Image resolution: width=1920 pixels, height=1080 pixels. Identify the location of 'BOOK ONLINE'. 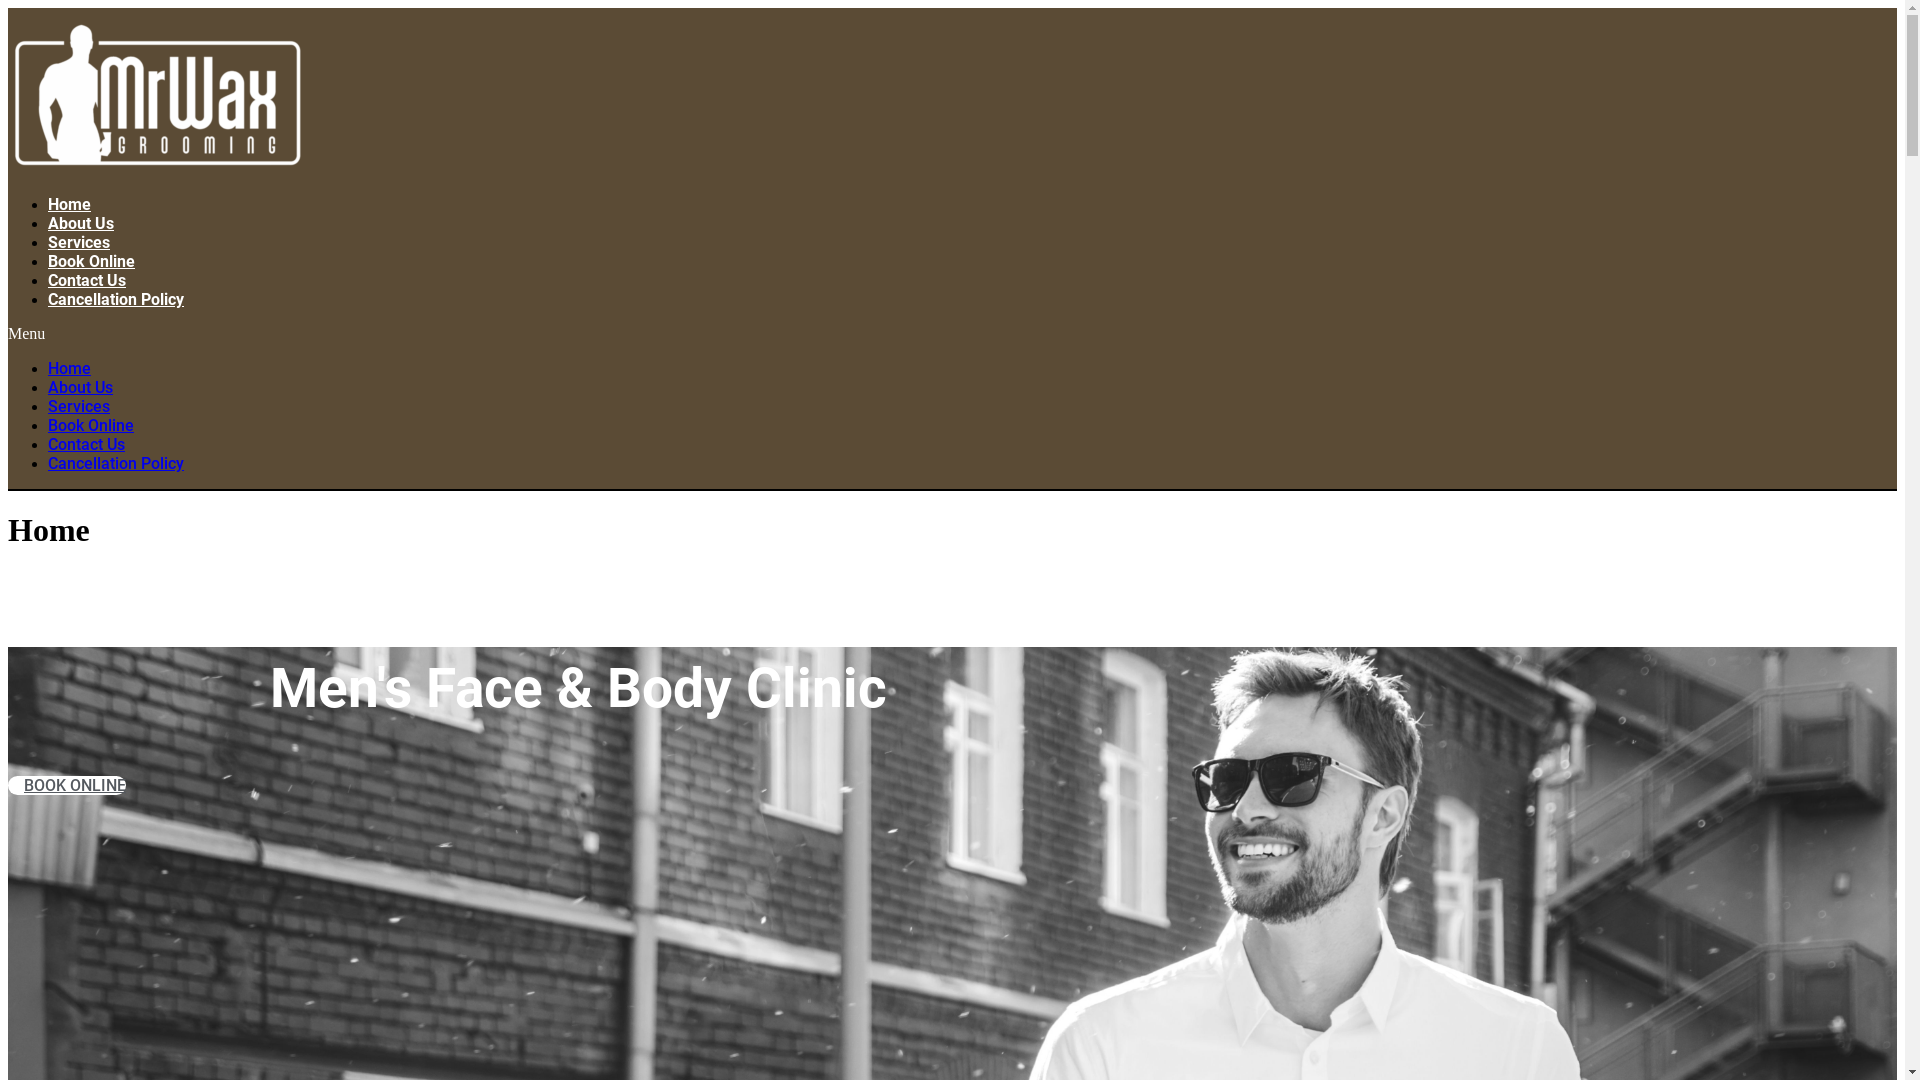
(8, 784).